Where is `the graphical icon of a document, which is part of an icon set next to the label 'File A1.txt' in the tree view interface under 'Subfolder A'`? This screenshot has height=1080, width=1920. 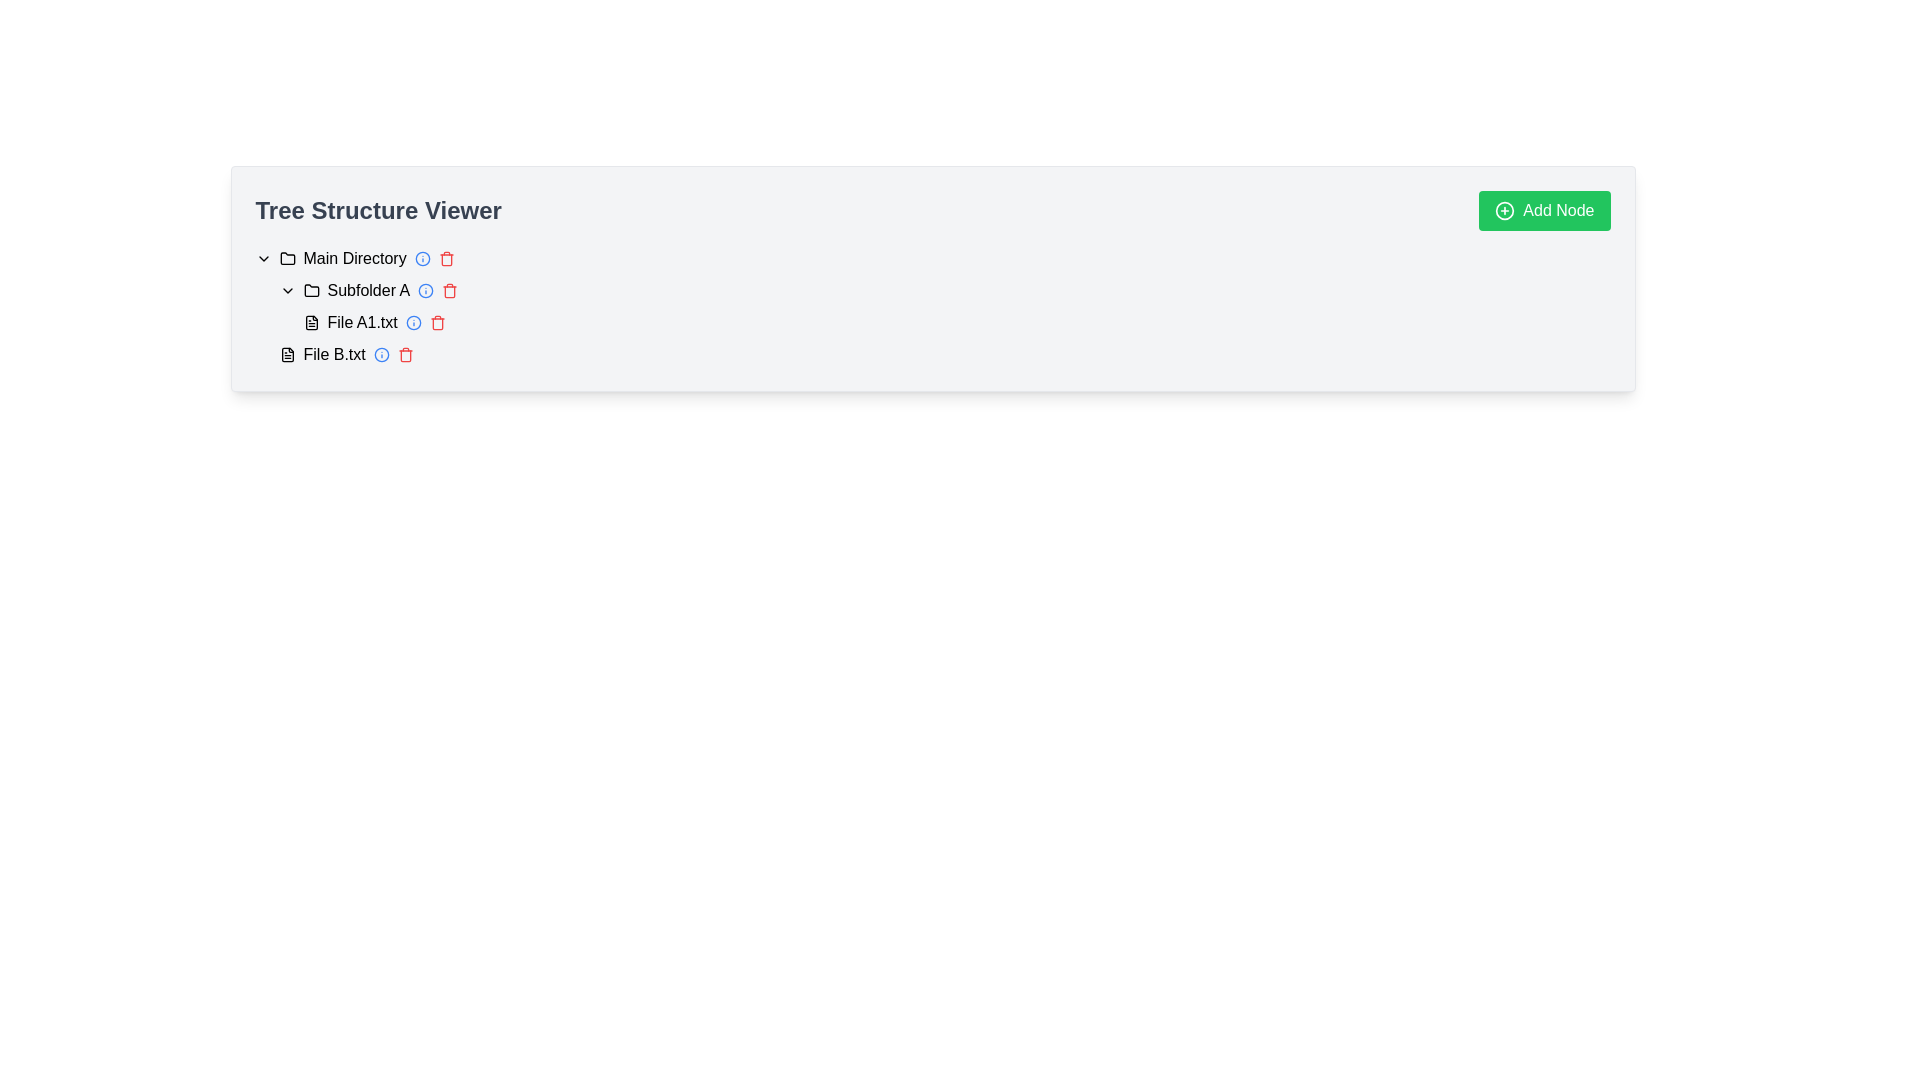
the graphical icon of a document, which is part of an icon set next to the label 'File A1.txt' in the tree view interface under 'Subfolder A' is located at coordinates (310, 322).